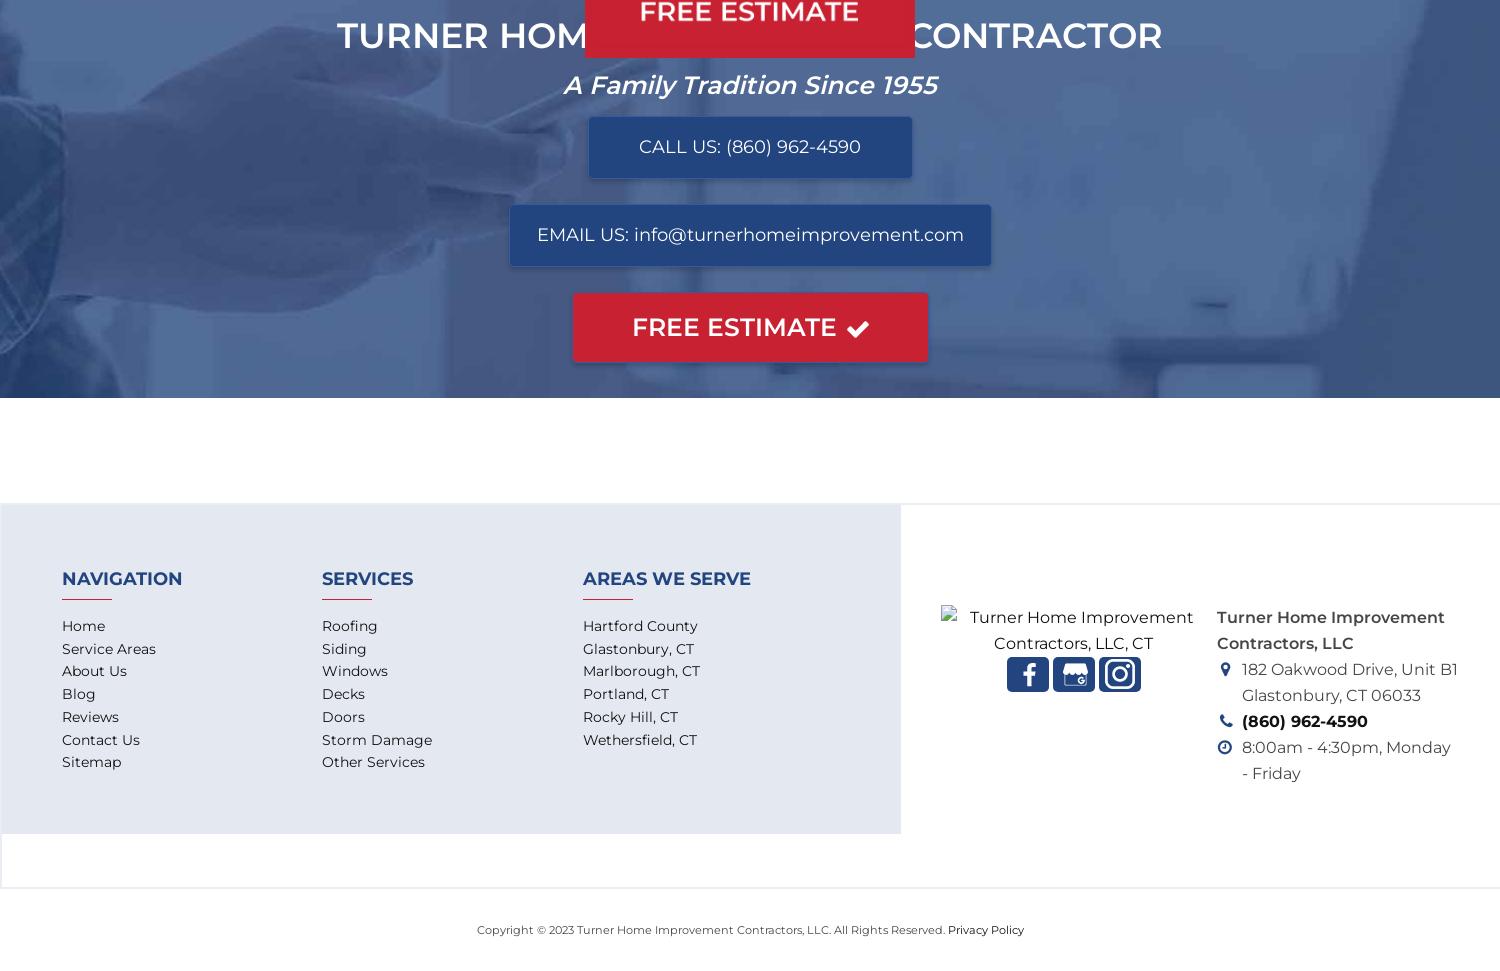  What do you see at coordinates (637, 648) in the screenshot?
I see `'Glastonbury, CT'` at bounding box center [637, 648].